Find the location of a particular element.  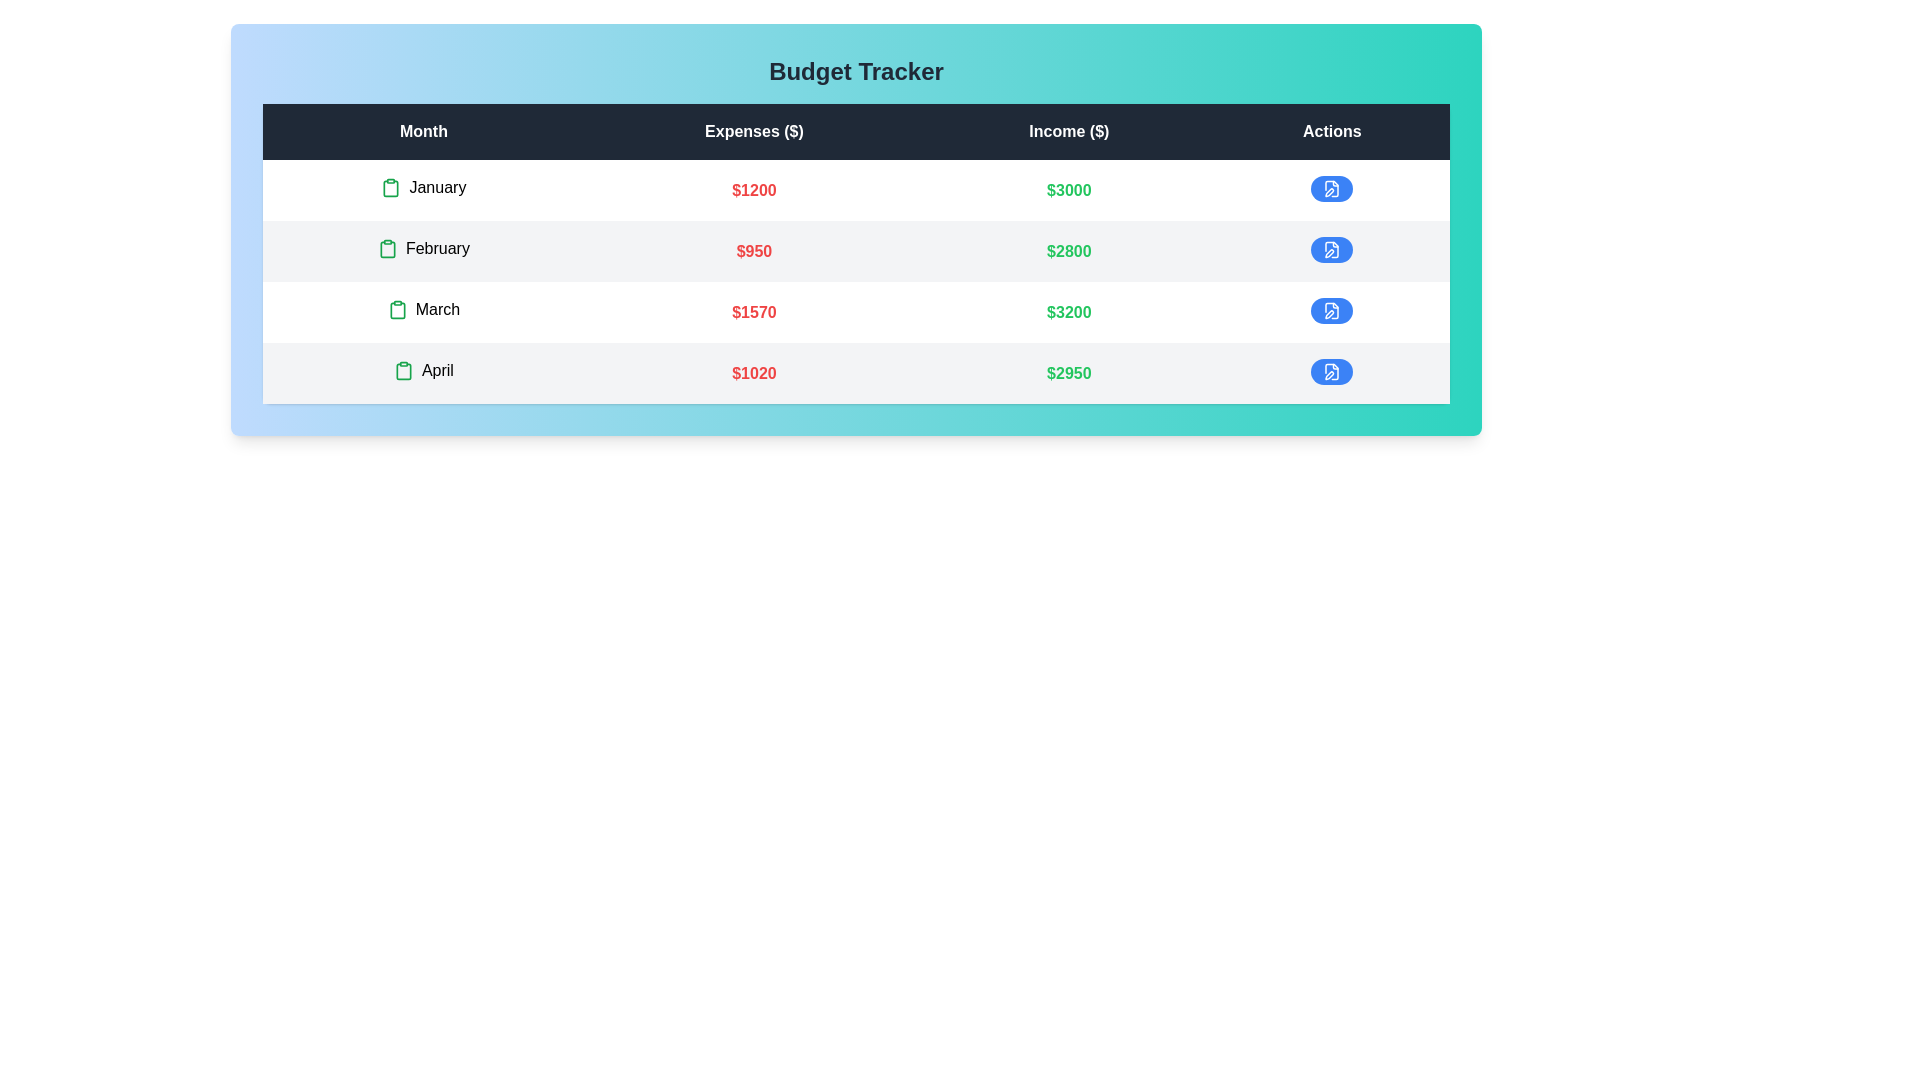

edit button for the row corresponding to January is located at coordinates (1332, 189).